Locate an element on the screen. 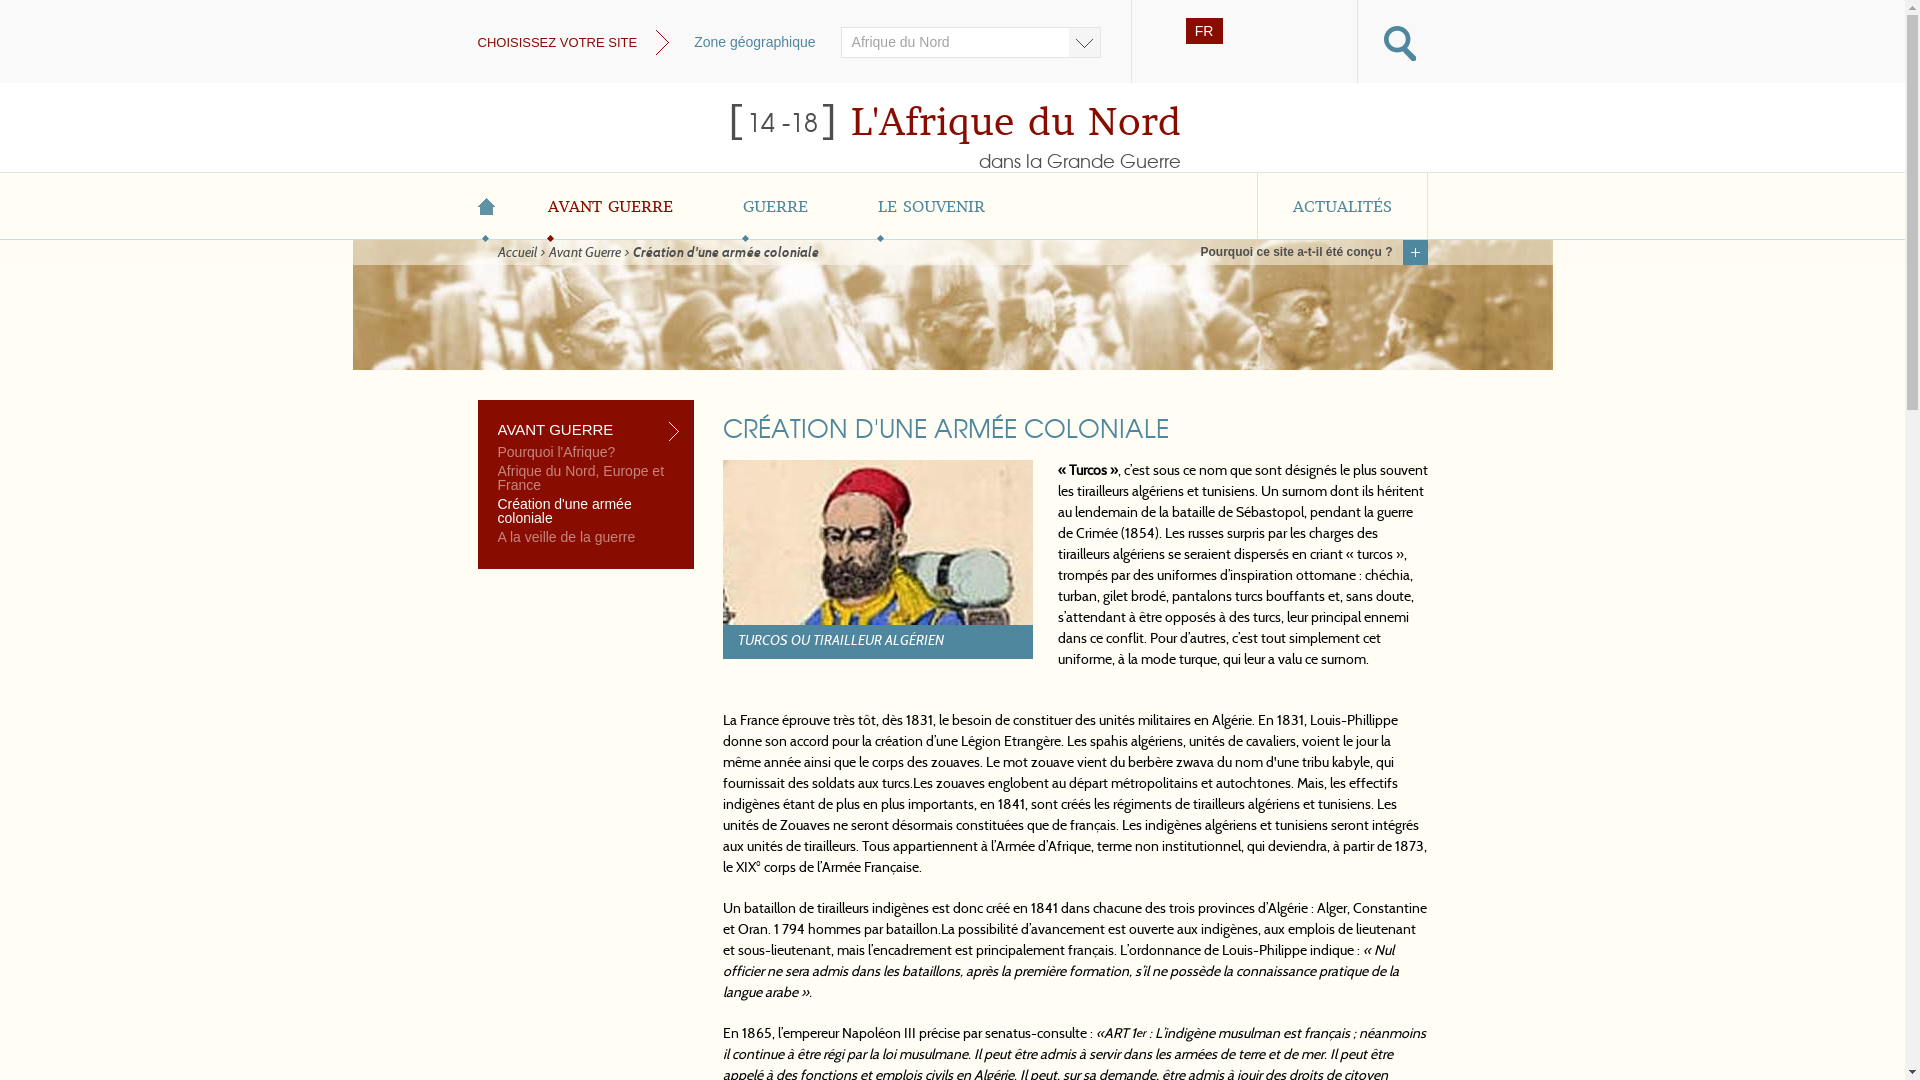 The height and width of the screenshot is (1080, 1920). 'Accueil' is located at coordinates (517, 252).